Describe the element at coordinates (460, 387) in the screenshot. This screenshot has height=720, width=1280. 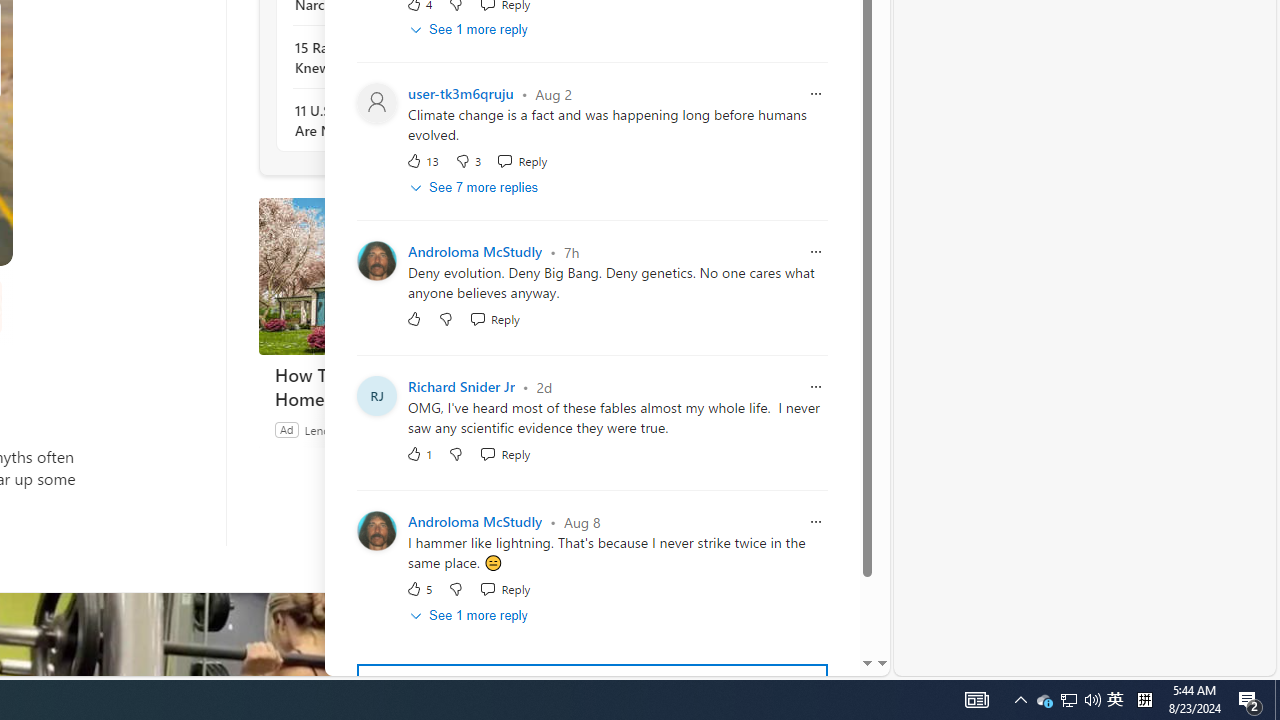
I see `'Richard Snider Jr'` at that location.